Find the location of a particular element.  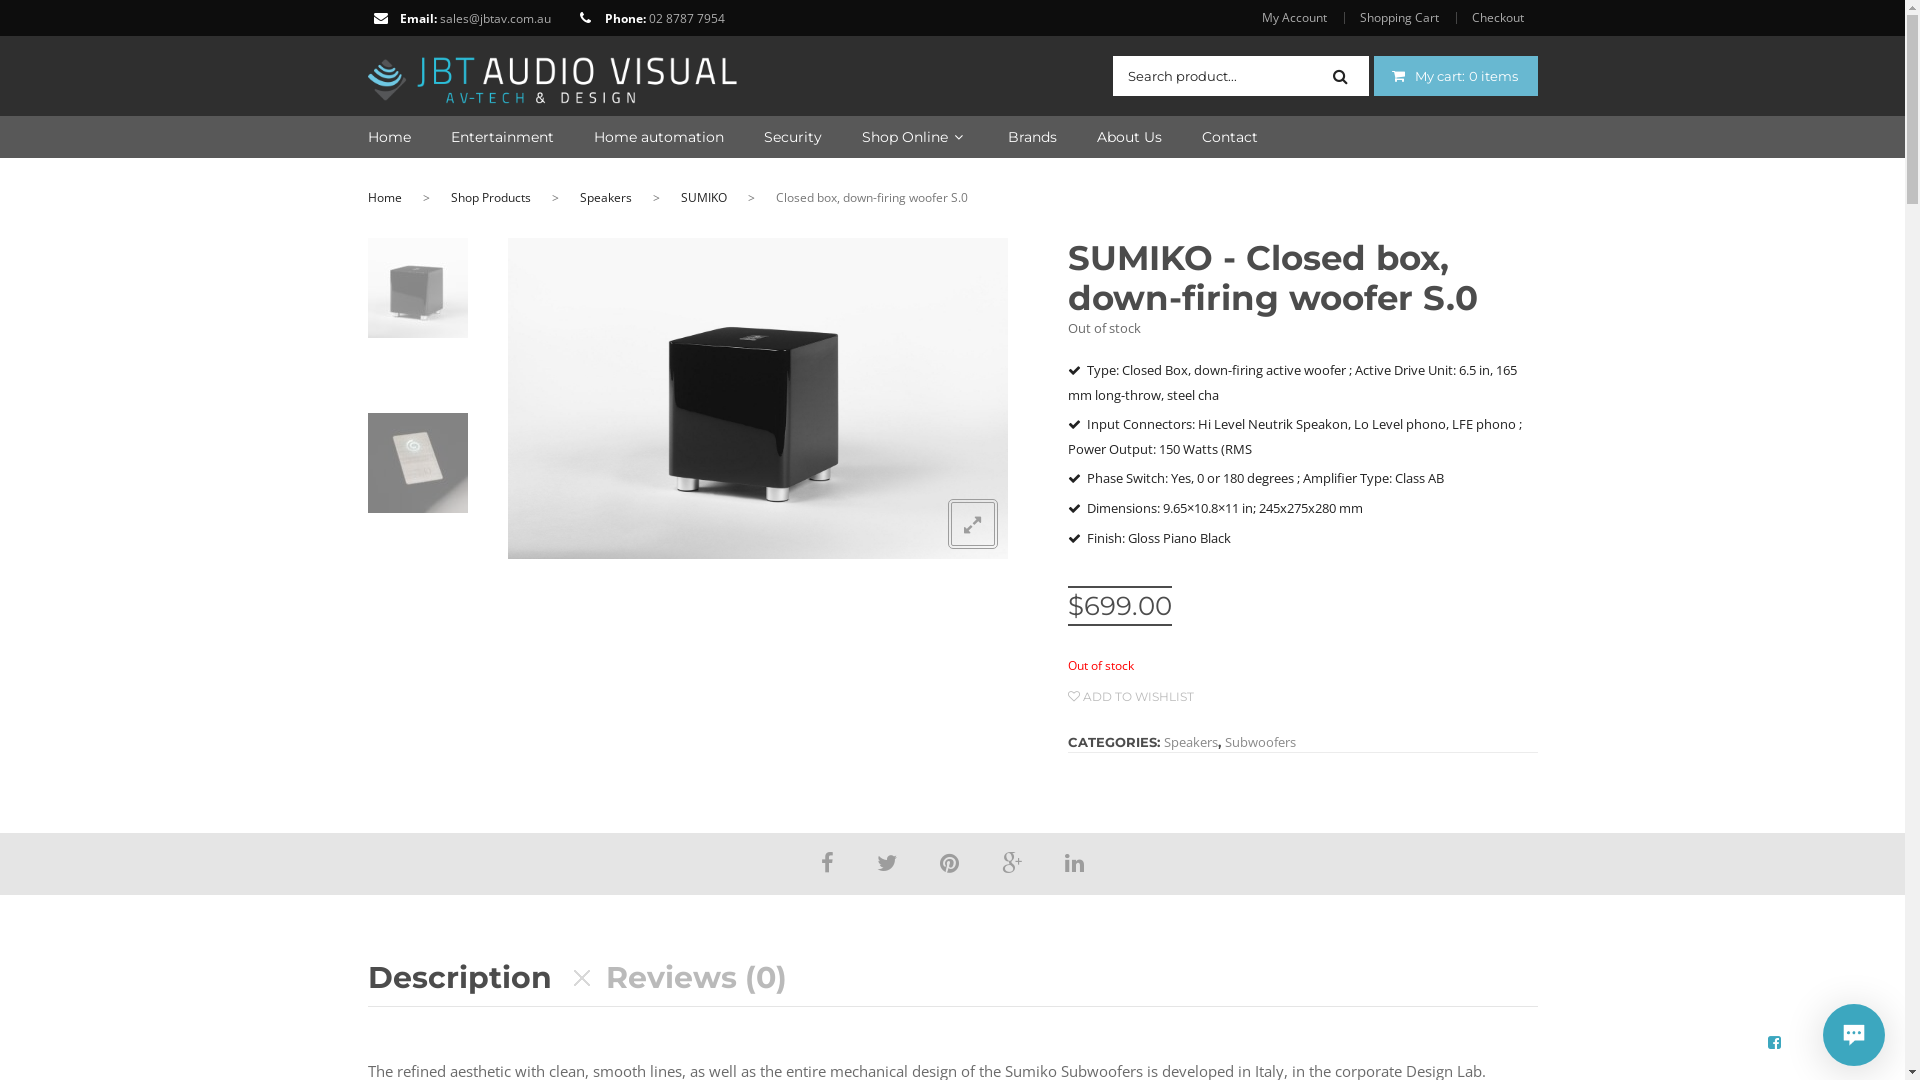

'Google +' is located at coordinates (1002, 860).